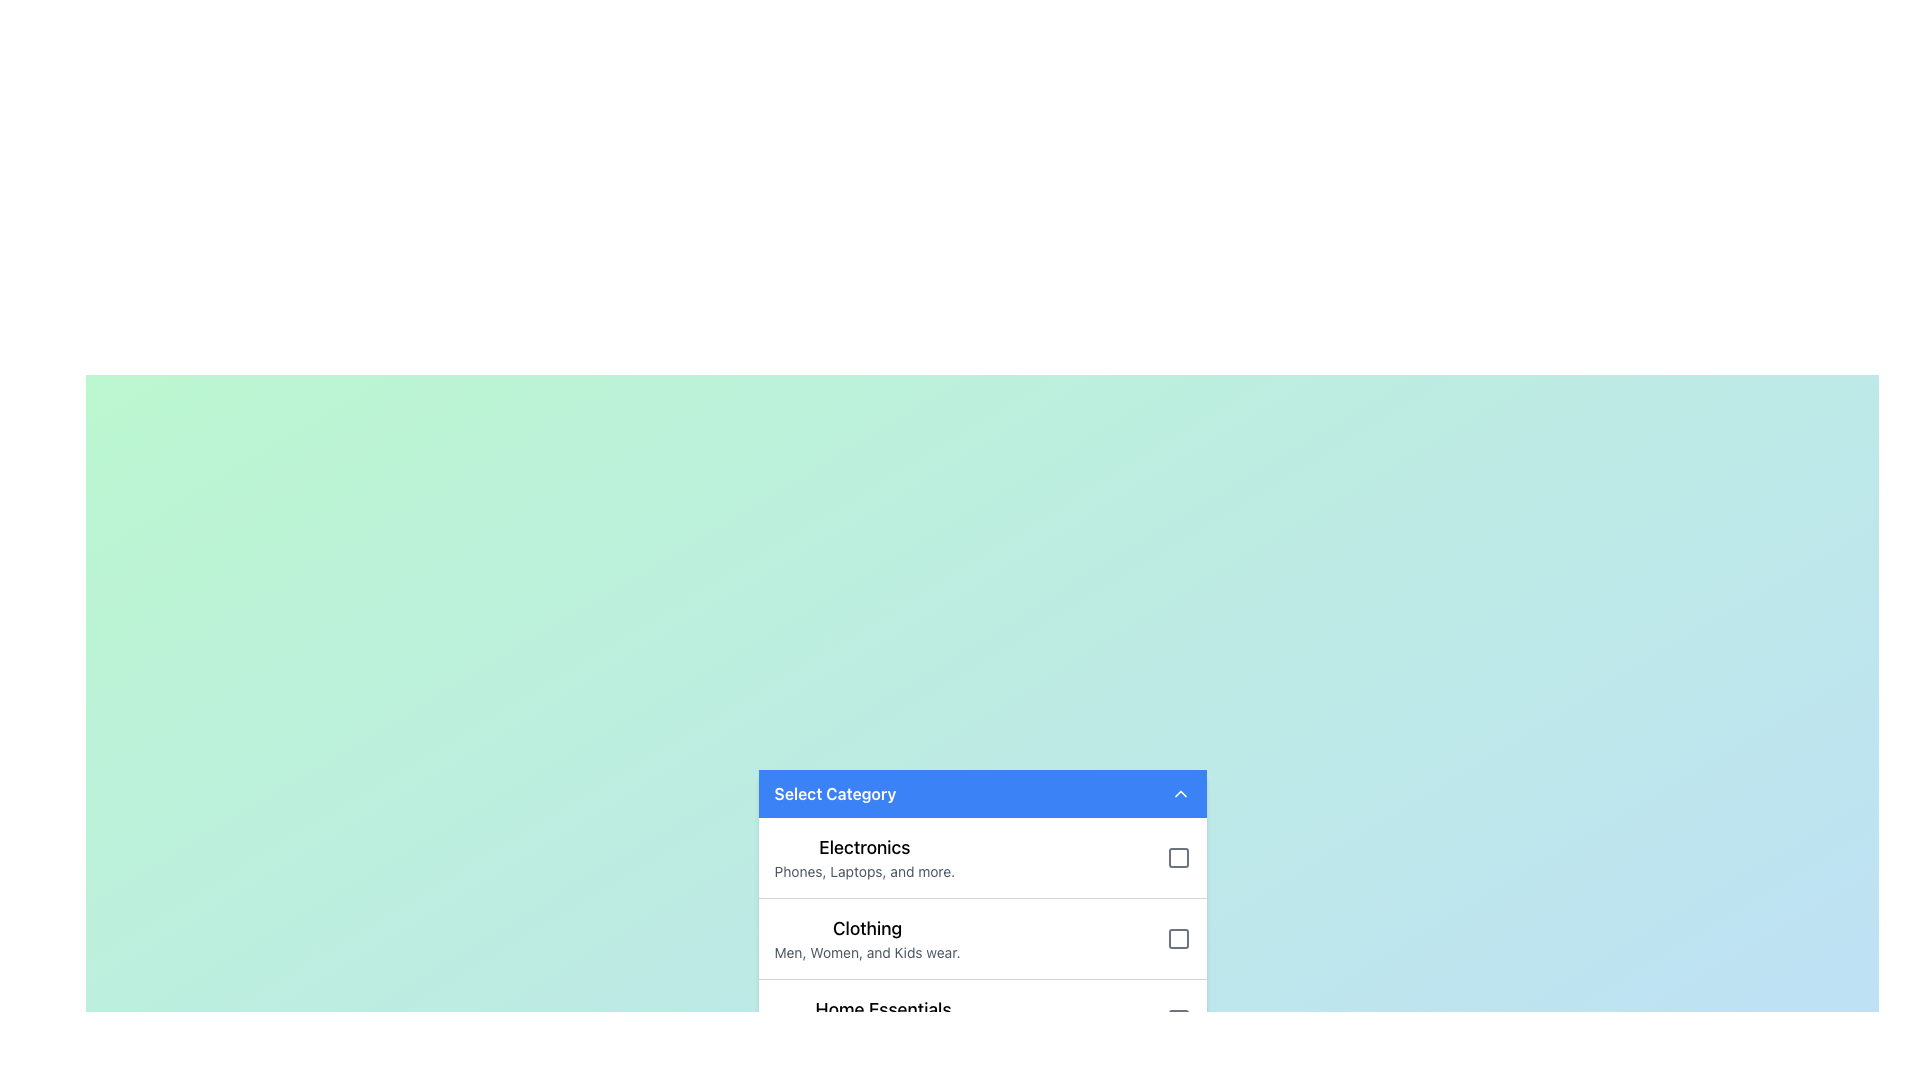  Describe the element at coordinates (982, 938) in the screenshot. I see `the checkbox for the 'Clothing' category in the dropdown list` at that location.